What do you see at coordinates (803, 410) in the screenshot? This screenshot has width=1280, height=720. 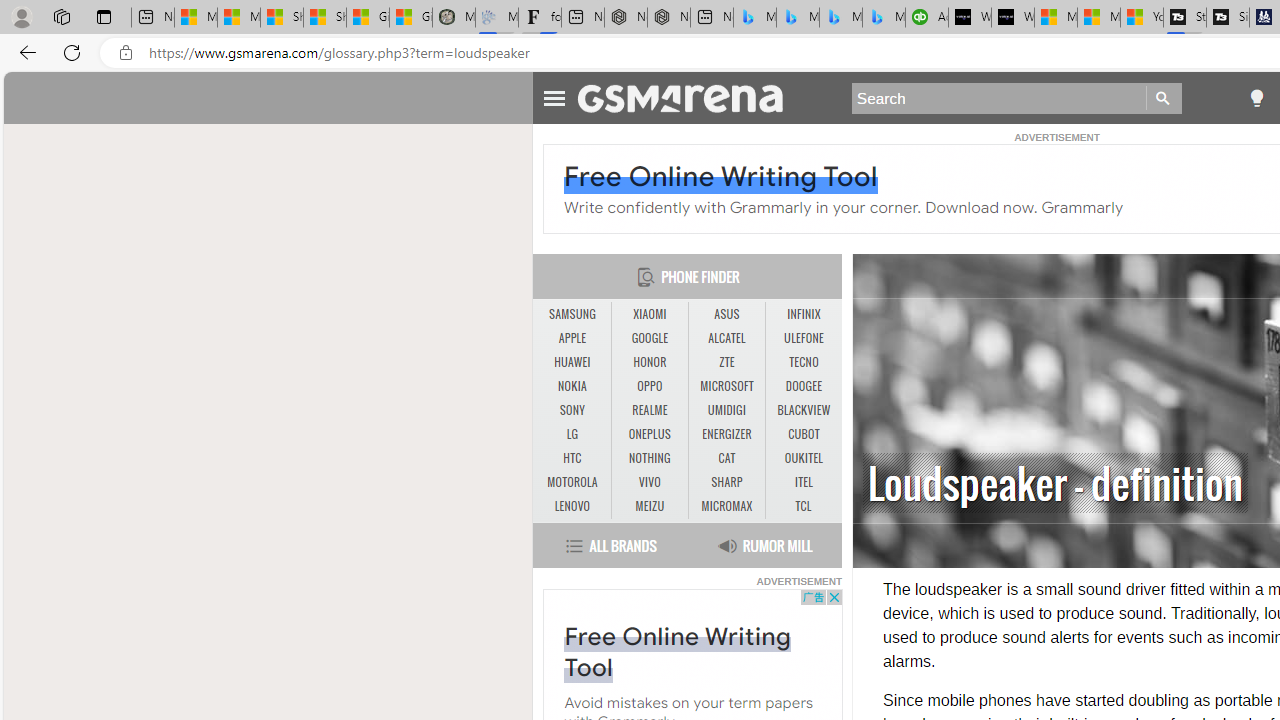 I see `'BLACKVIEW'` at bounding box center [803, 410].